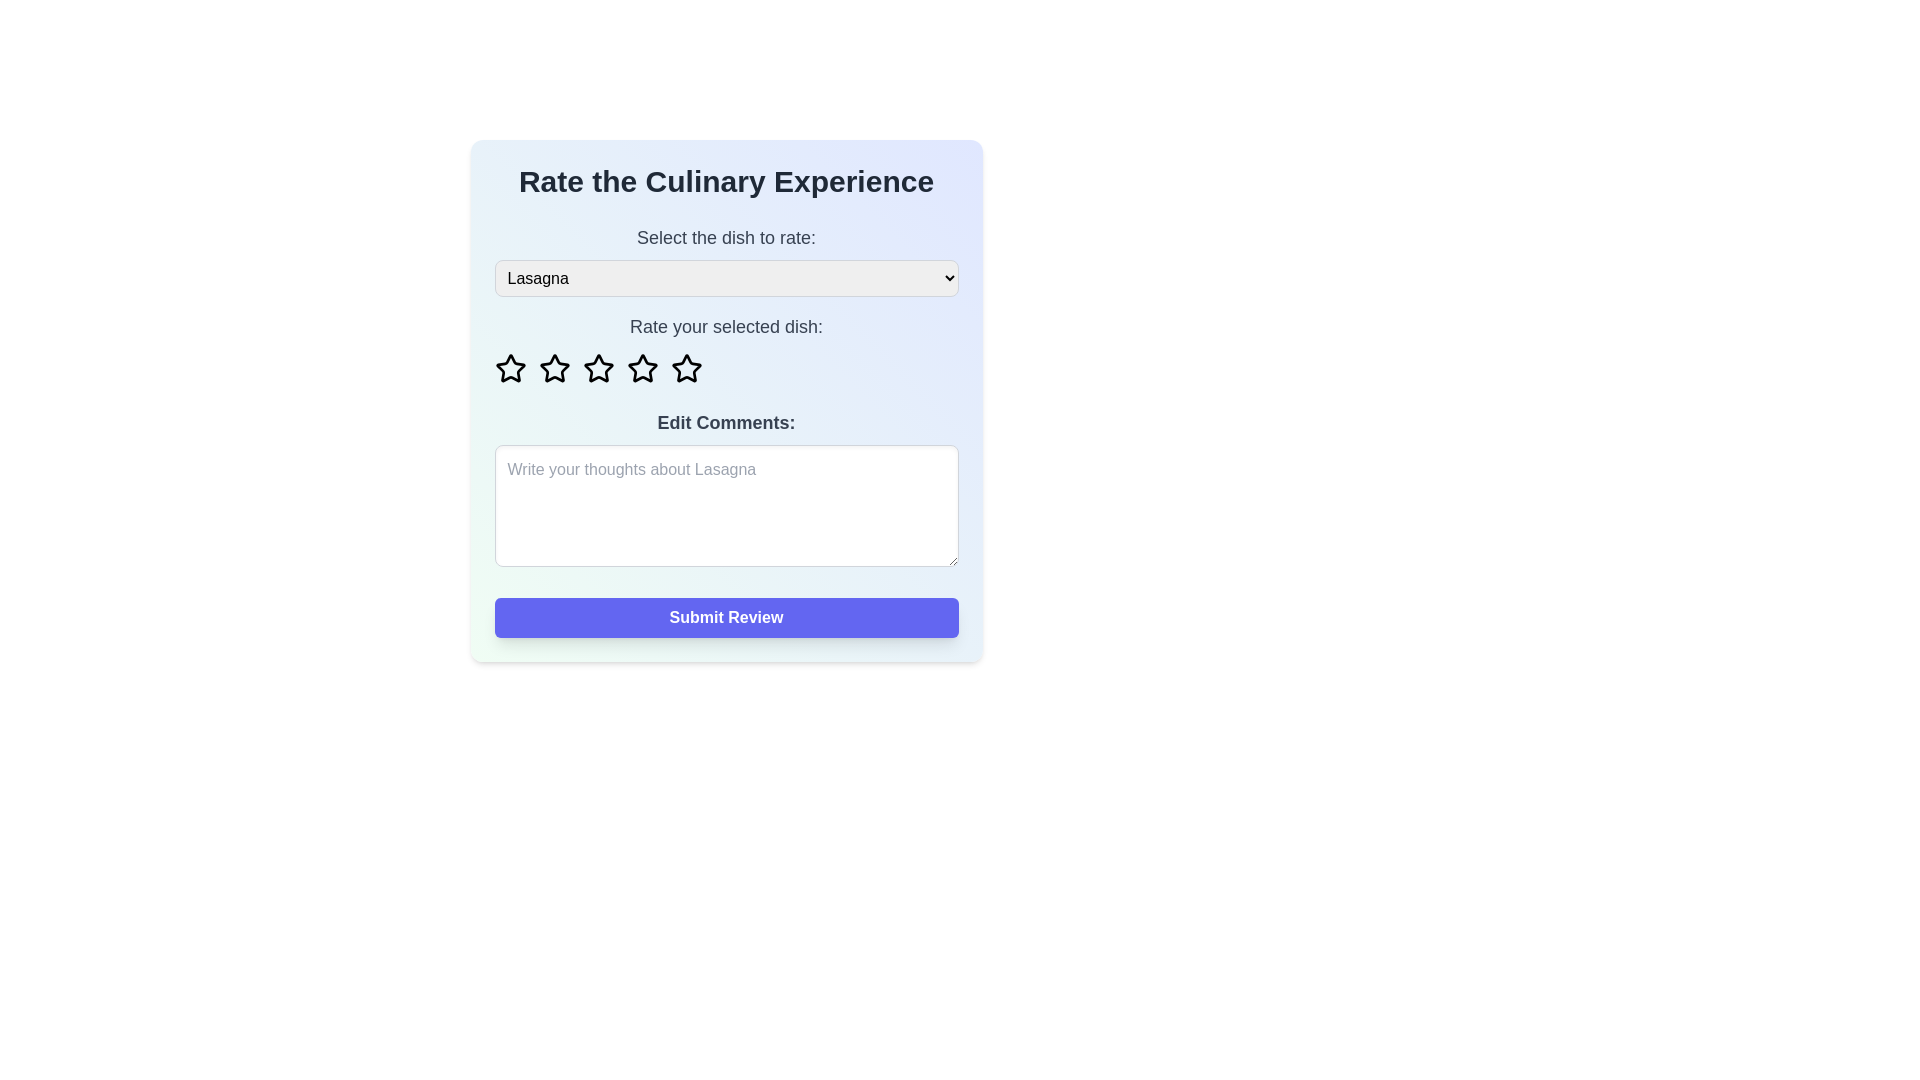 The height and width of the screenshot is (1080, 1920). Describe the element at coordinates (510, 369) in the screenshot. I see `the first star-shaped rating icon to set the lowest rating in the rating bar below the 'Rate your selected dish' label` at that location.